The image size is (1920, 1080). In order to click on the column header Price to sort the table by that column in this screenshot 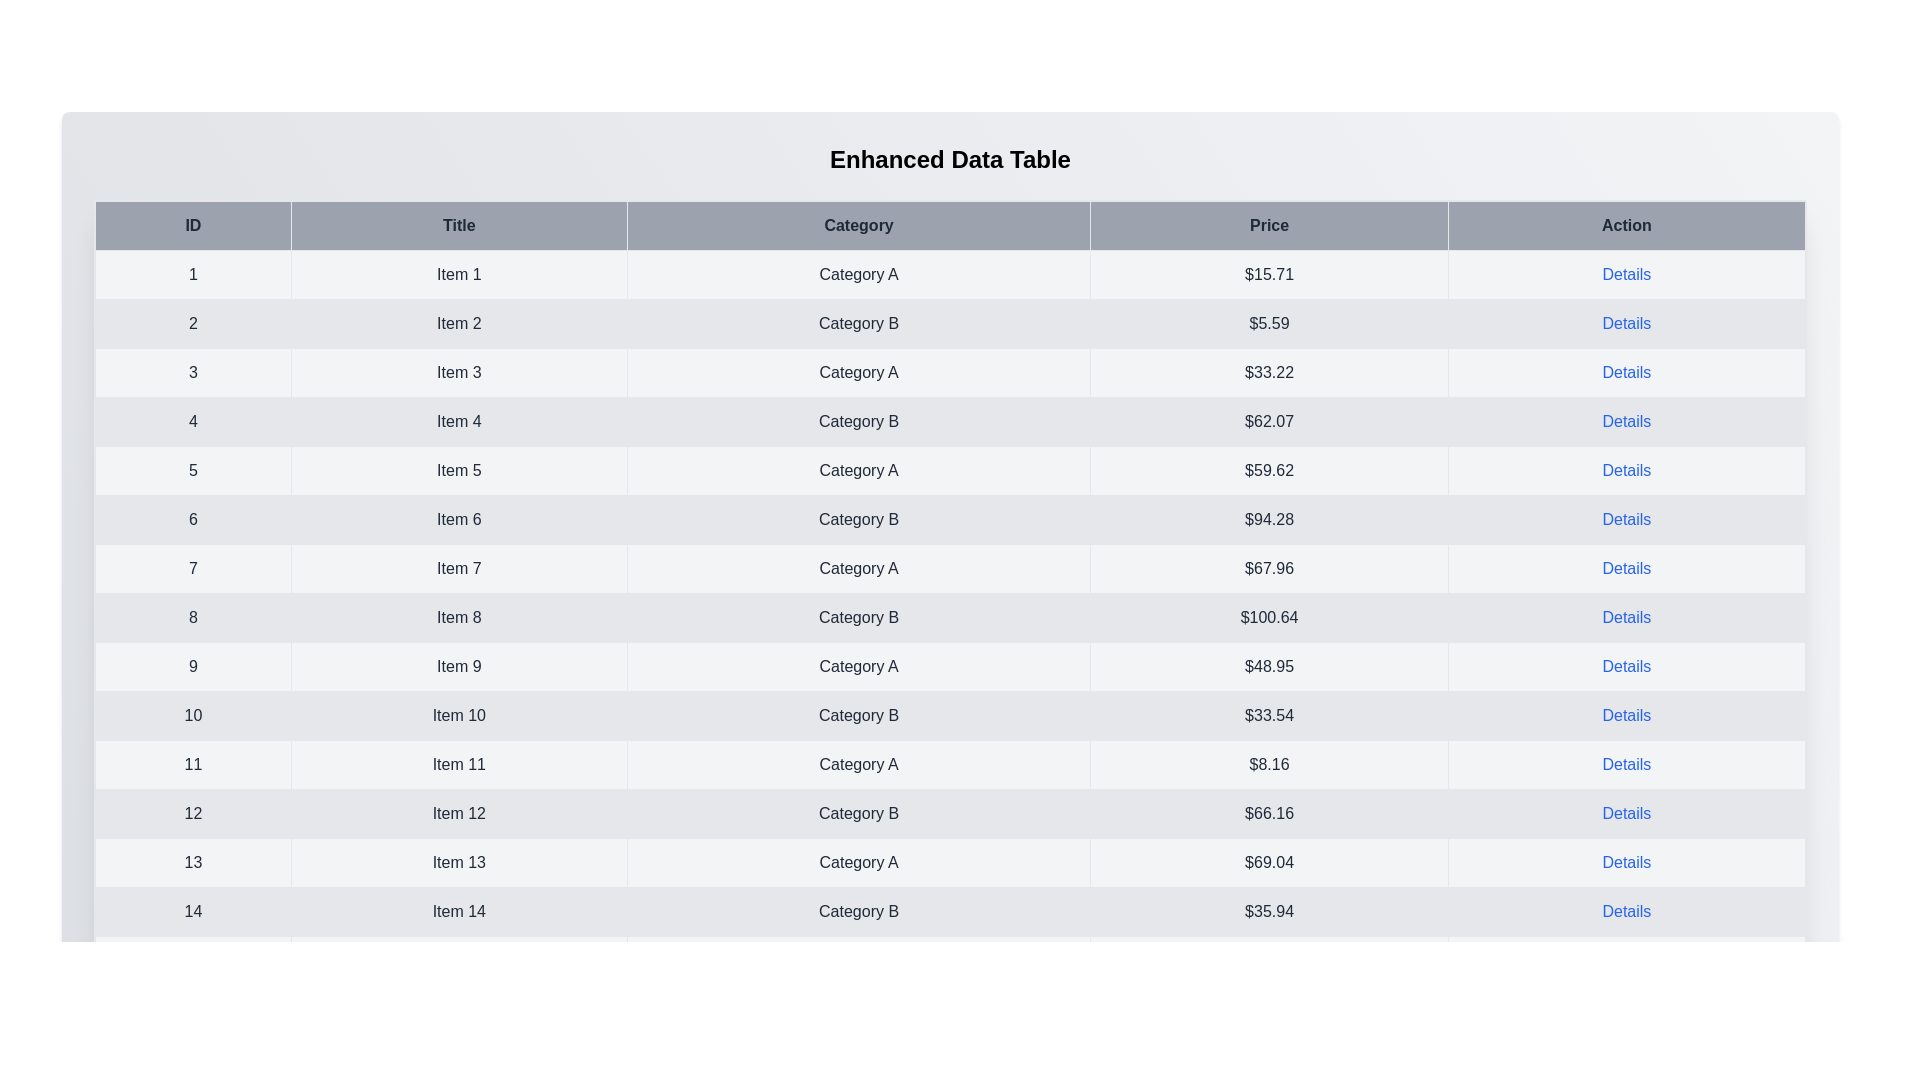, I will do `click(1268, 225)`.